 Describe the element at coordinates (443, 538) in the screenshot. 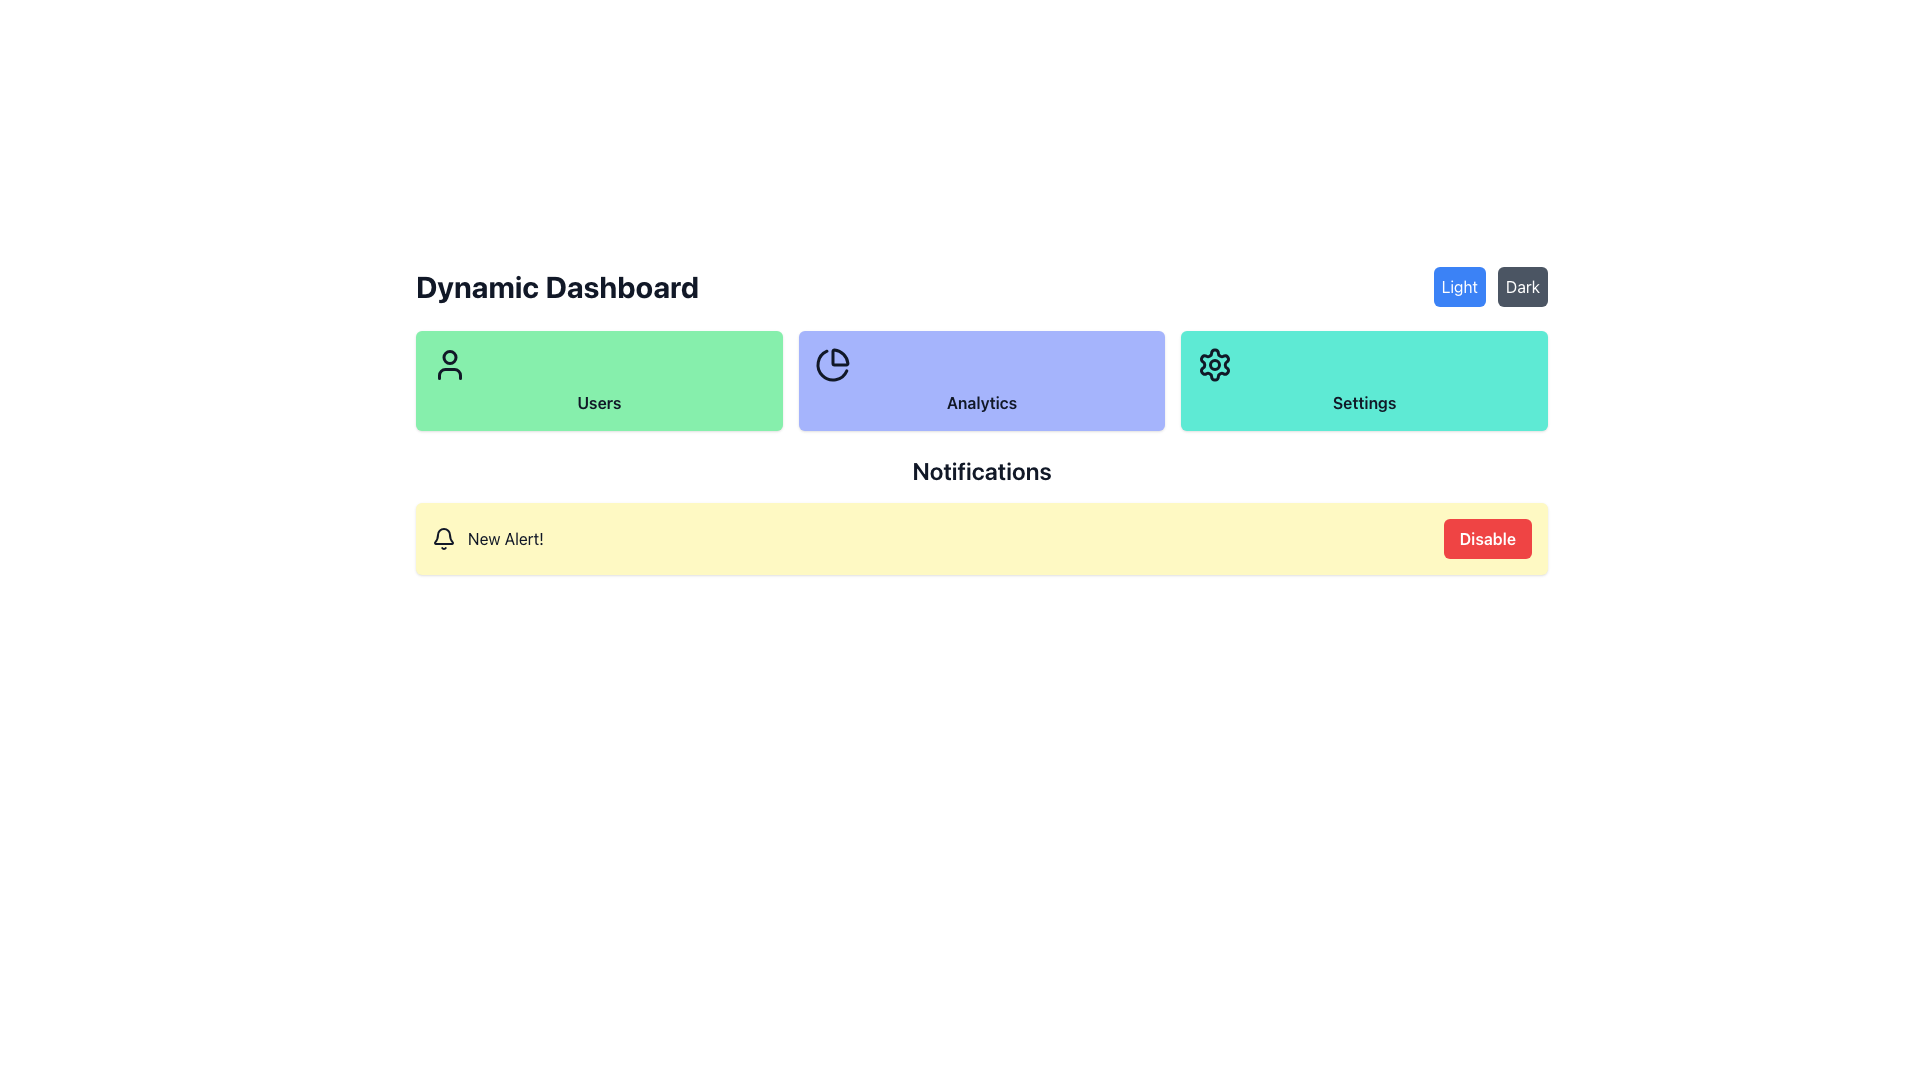

I see `the notification icon that visually indicates an alert, located in the yellow alert section below the 'Notifications' header` at that location.